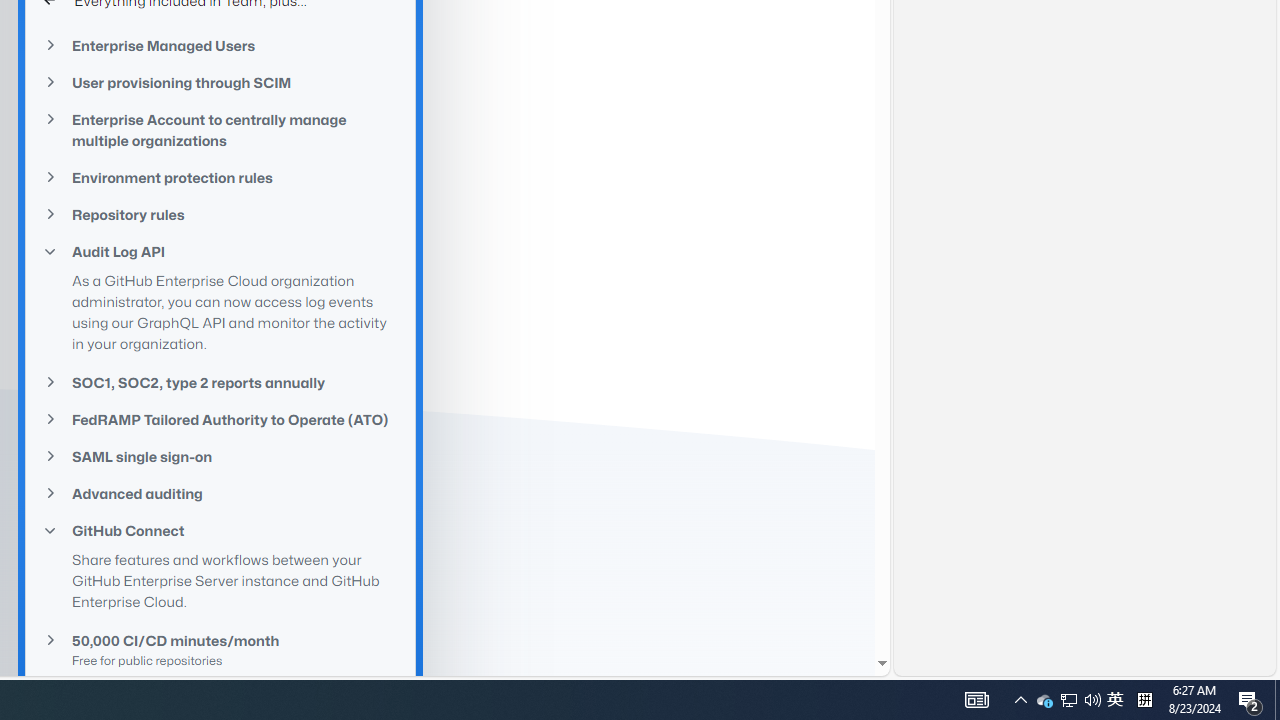 Image resolution: width=1280 pixels, height=720 pixels. Describe the element at coordinates (220, 81) in the screenshot. I see `'User provisioning through SCIM'` at that location.